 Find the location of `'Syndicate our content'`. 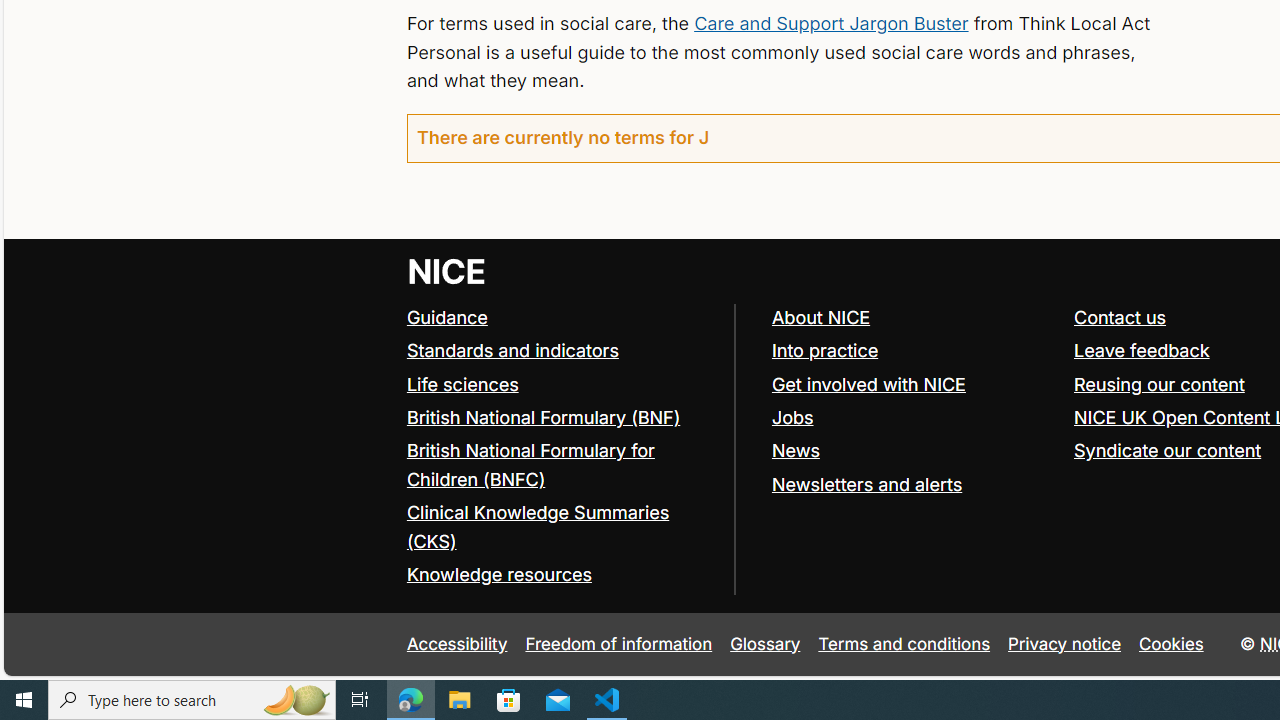

'Syndicate our content' is located at coordinates (1168, 451).